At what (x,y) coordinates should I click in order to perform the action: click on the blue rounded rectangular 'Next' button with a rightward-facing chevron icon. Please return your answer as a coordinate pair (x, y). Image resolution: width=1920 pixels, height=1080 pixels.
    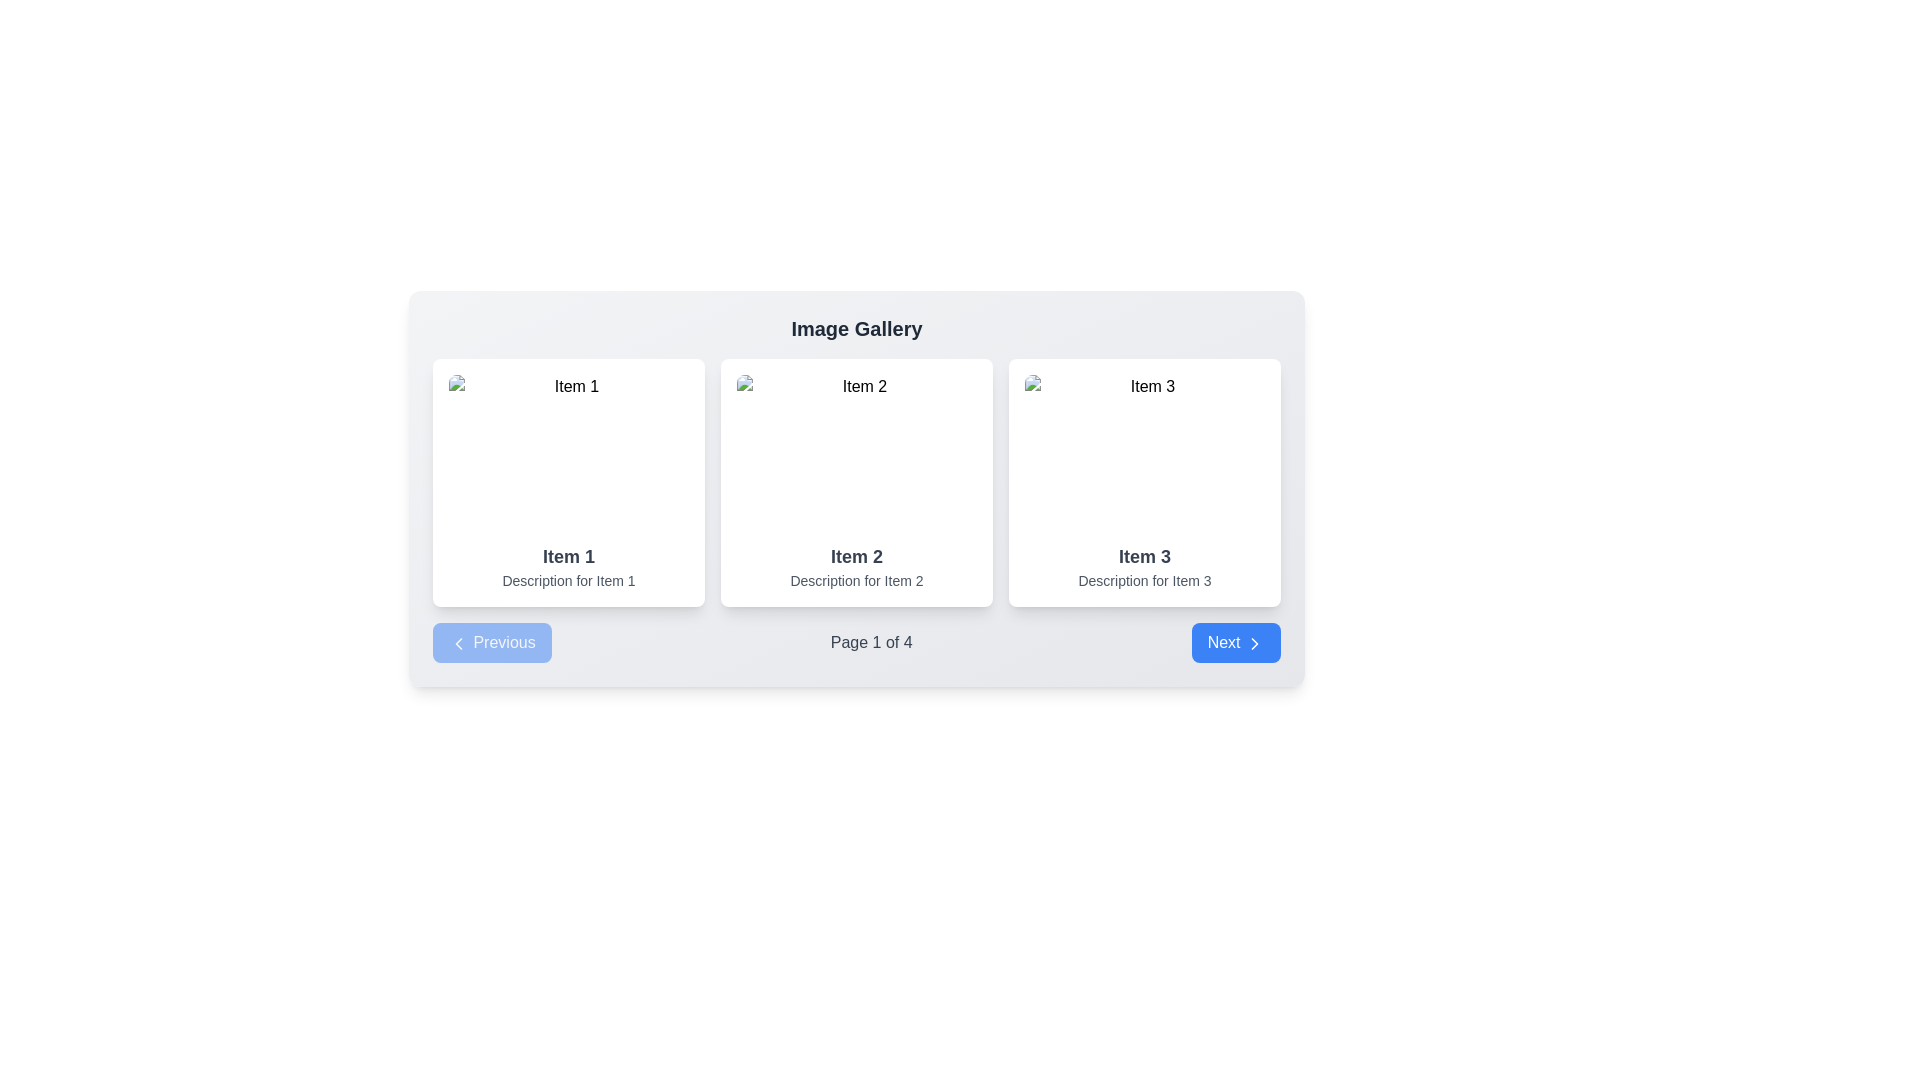
    Looking at the image, I should click on (1235, 643).